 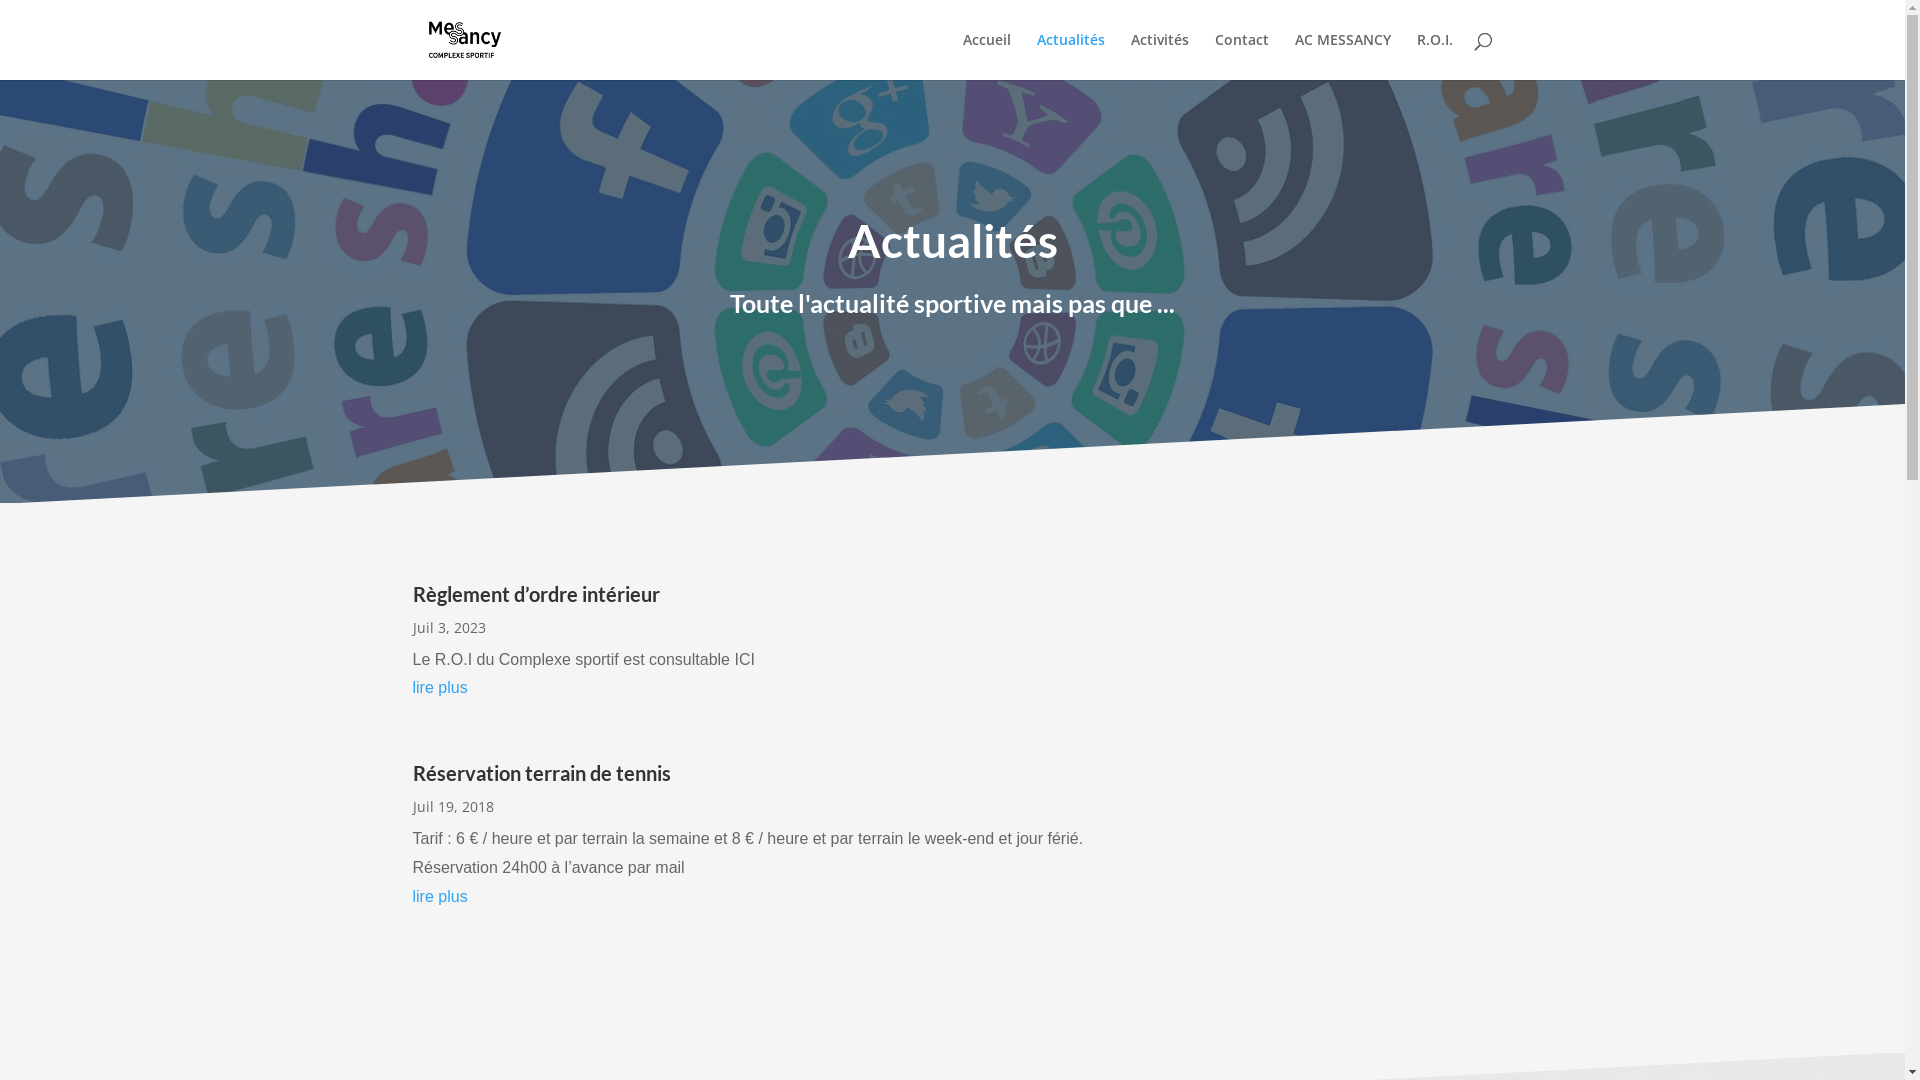 I want to click on 'Contact', so click(x=1240, y=55).